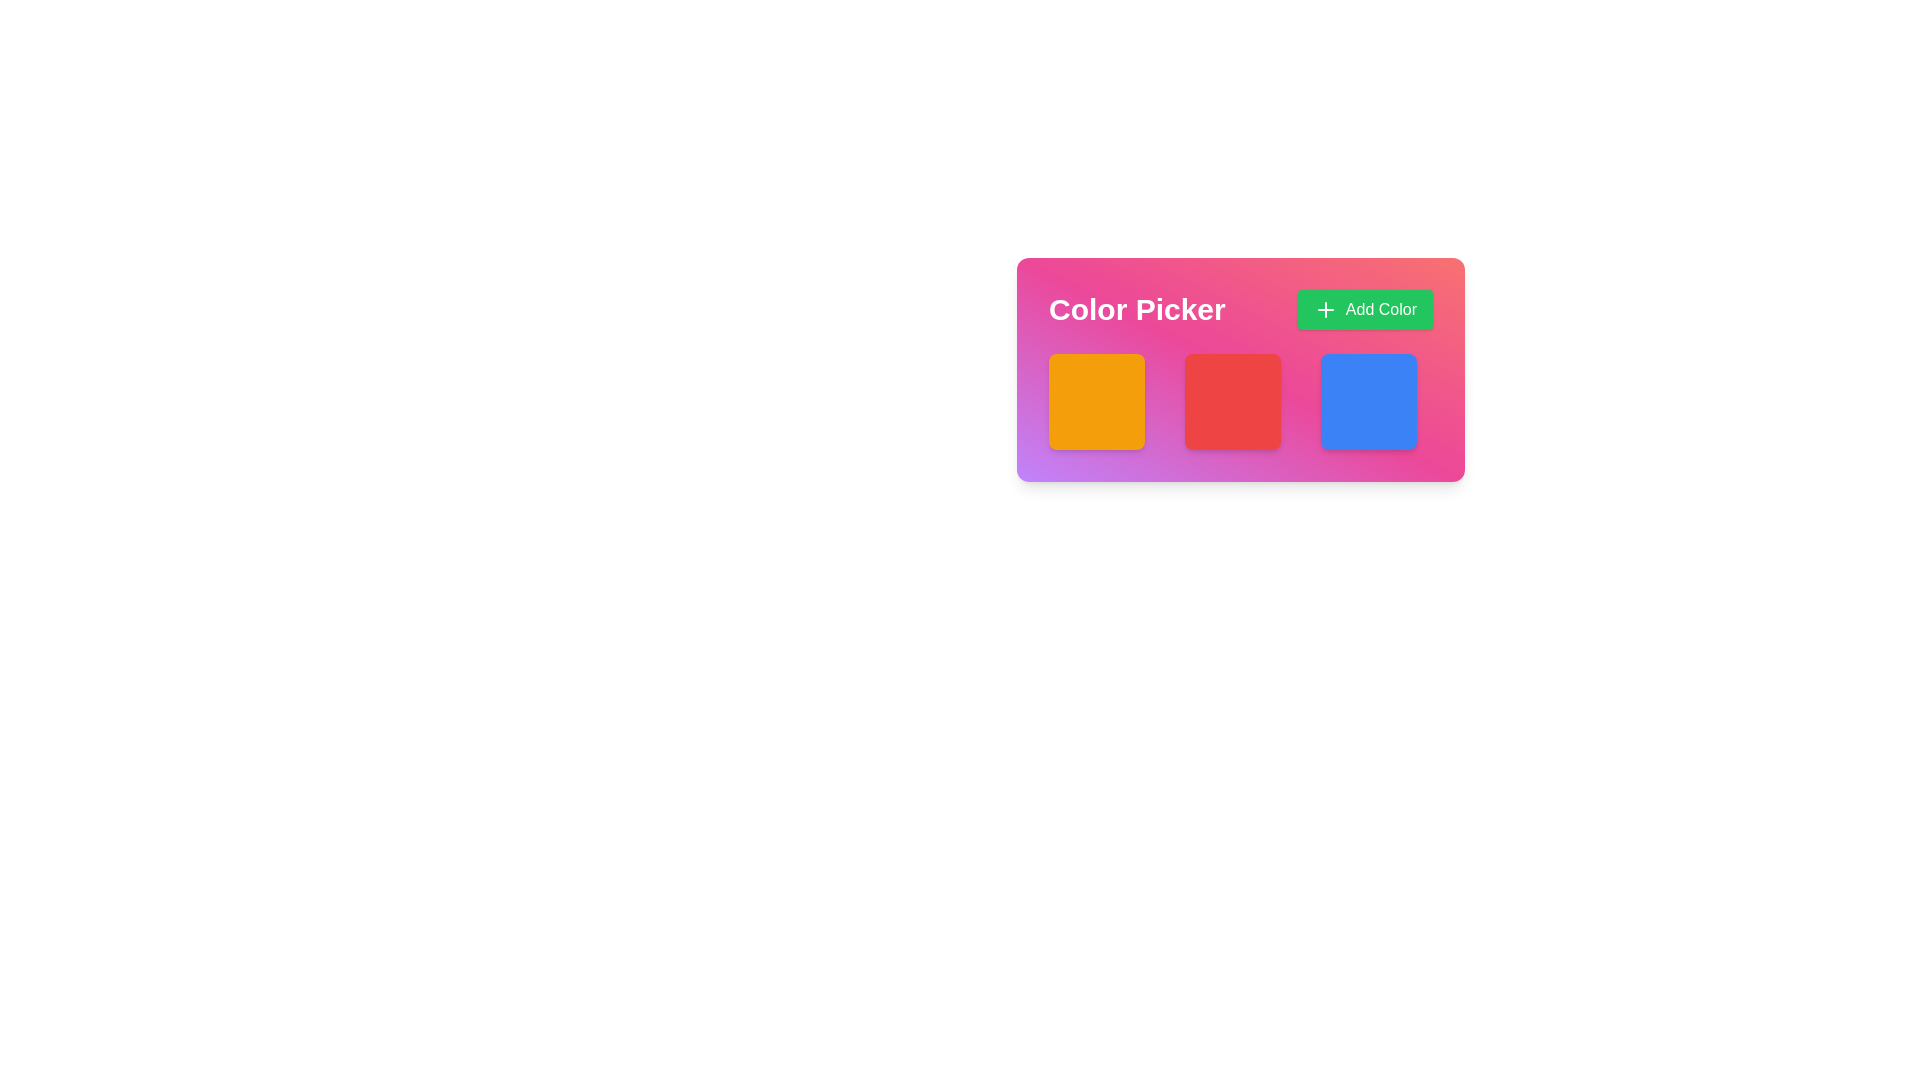 This screenshot has height=1080, width=1920. What do you see at coordinates (1137, 309) in the screenshot?
I see `the descriptive text label indicating functionality for selecting or managing colors, located to the left of the 'Add Color' green button` at bounding box center [1137, 309].